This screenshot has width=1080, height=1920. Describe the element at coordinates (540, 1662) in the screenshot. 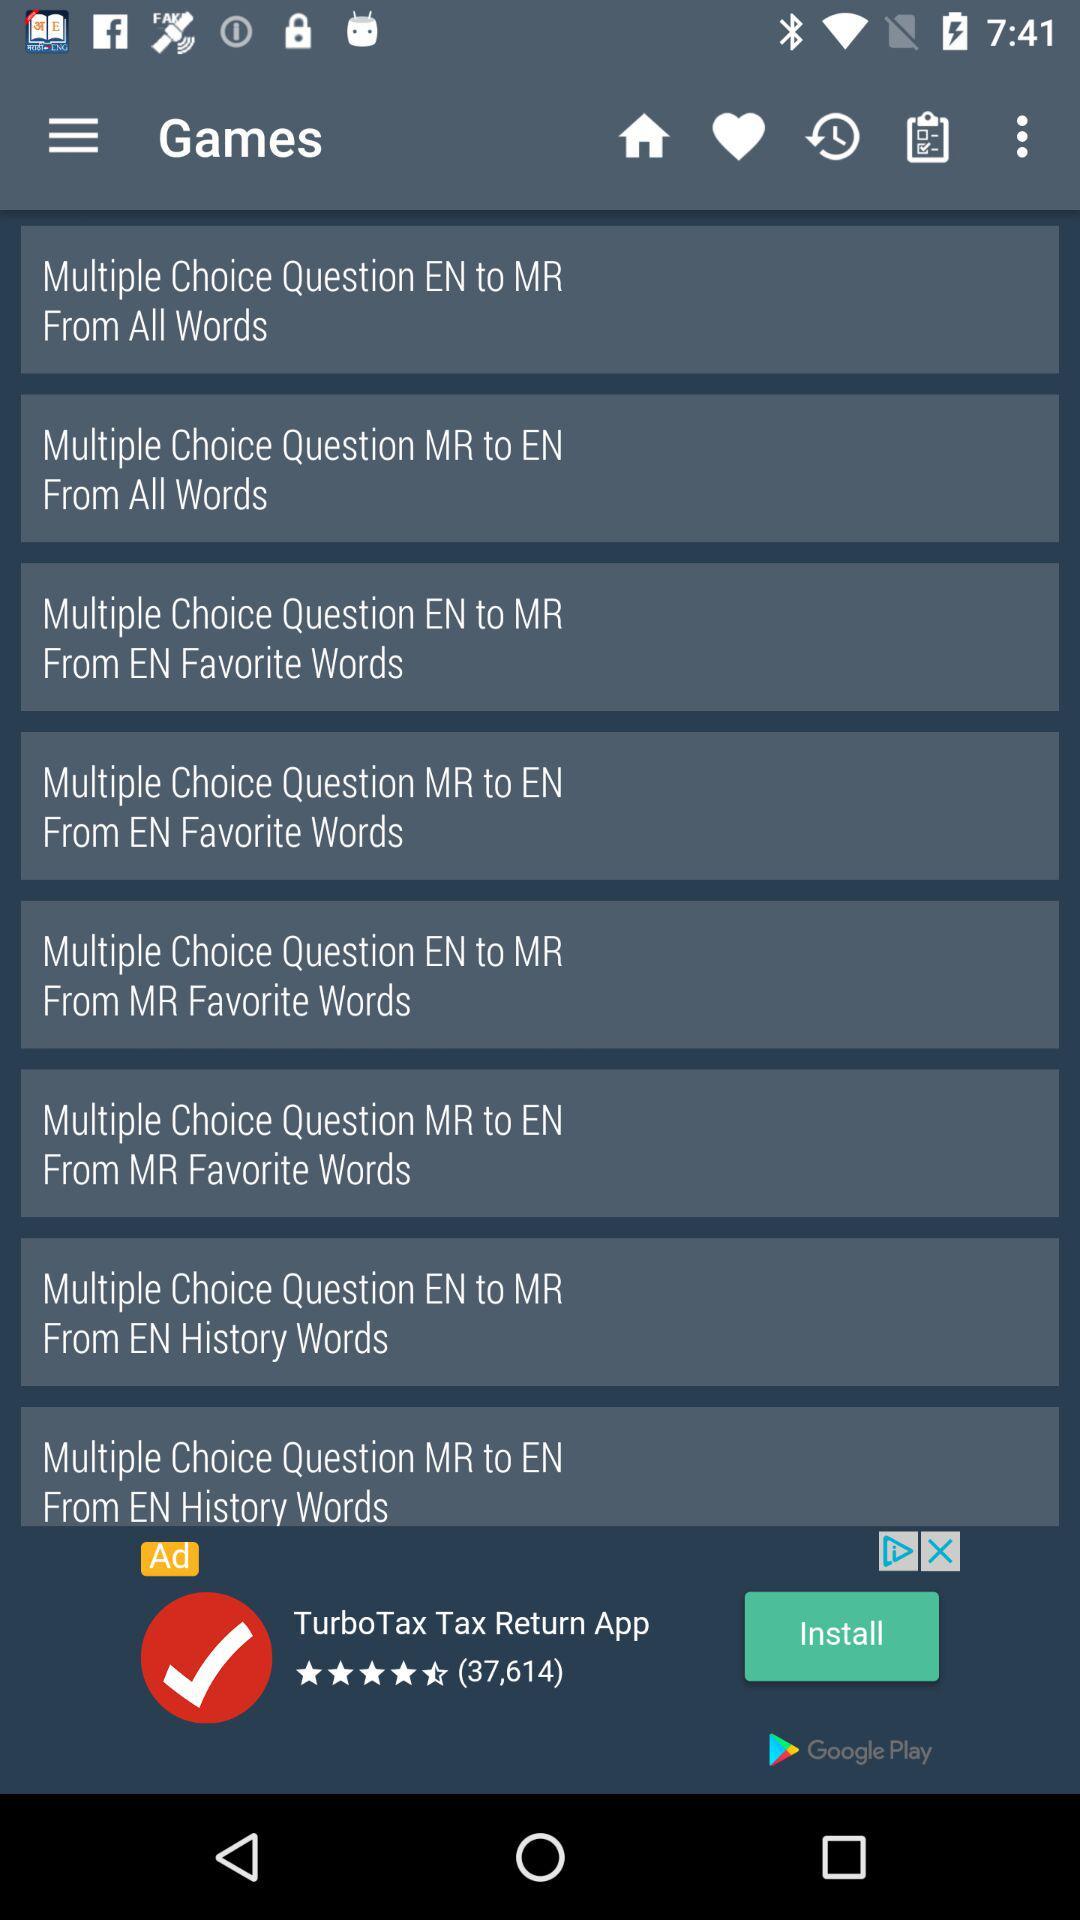

I see `interact with advertisement` at that location.